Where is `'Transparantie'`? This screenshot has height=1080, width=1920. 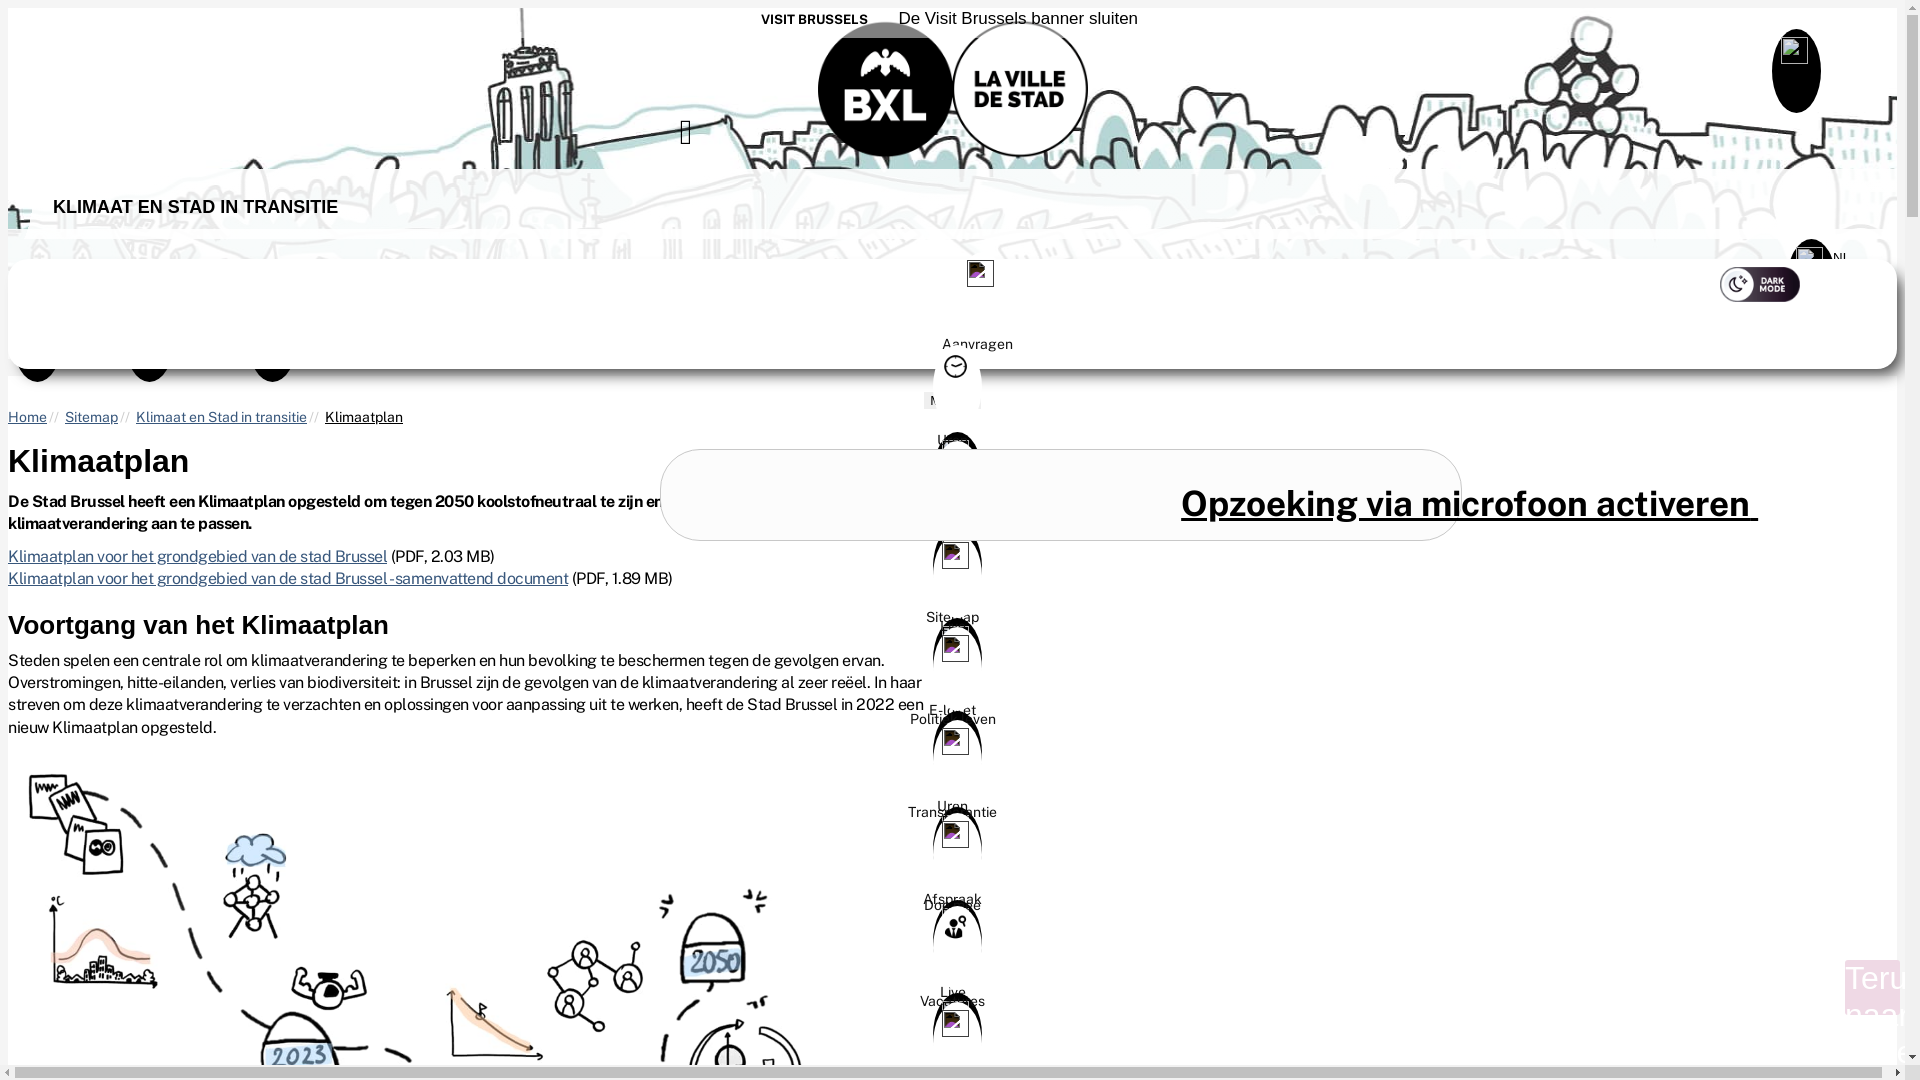
'Transparantie' is located at coordinates (951, 779).